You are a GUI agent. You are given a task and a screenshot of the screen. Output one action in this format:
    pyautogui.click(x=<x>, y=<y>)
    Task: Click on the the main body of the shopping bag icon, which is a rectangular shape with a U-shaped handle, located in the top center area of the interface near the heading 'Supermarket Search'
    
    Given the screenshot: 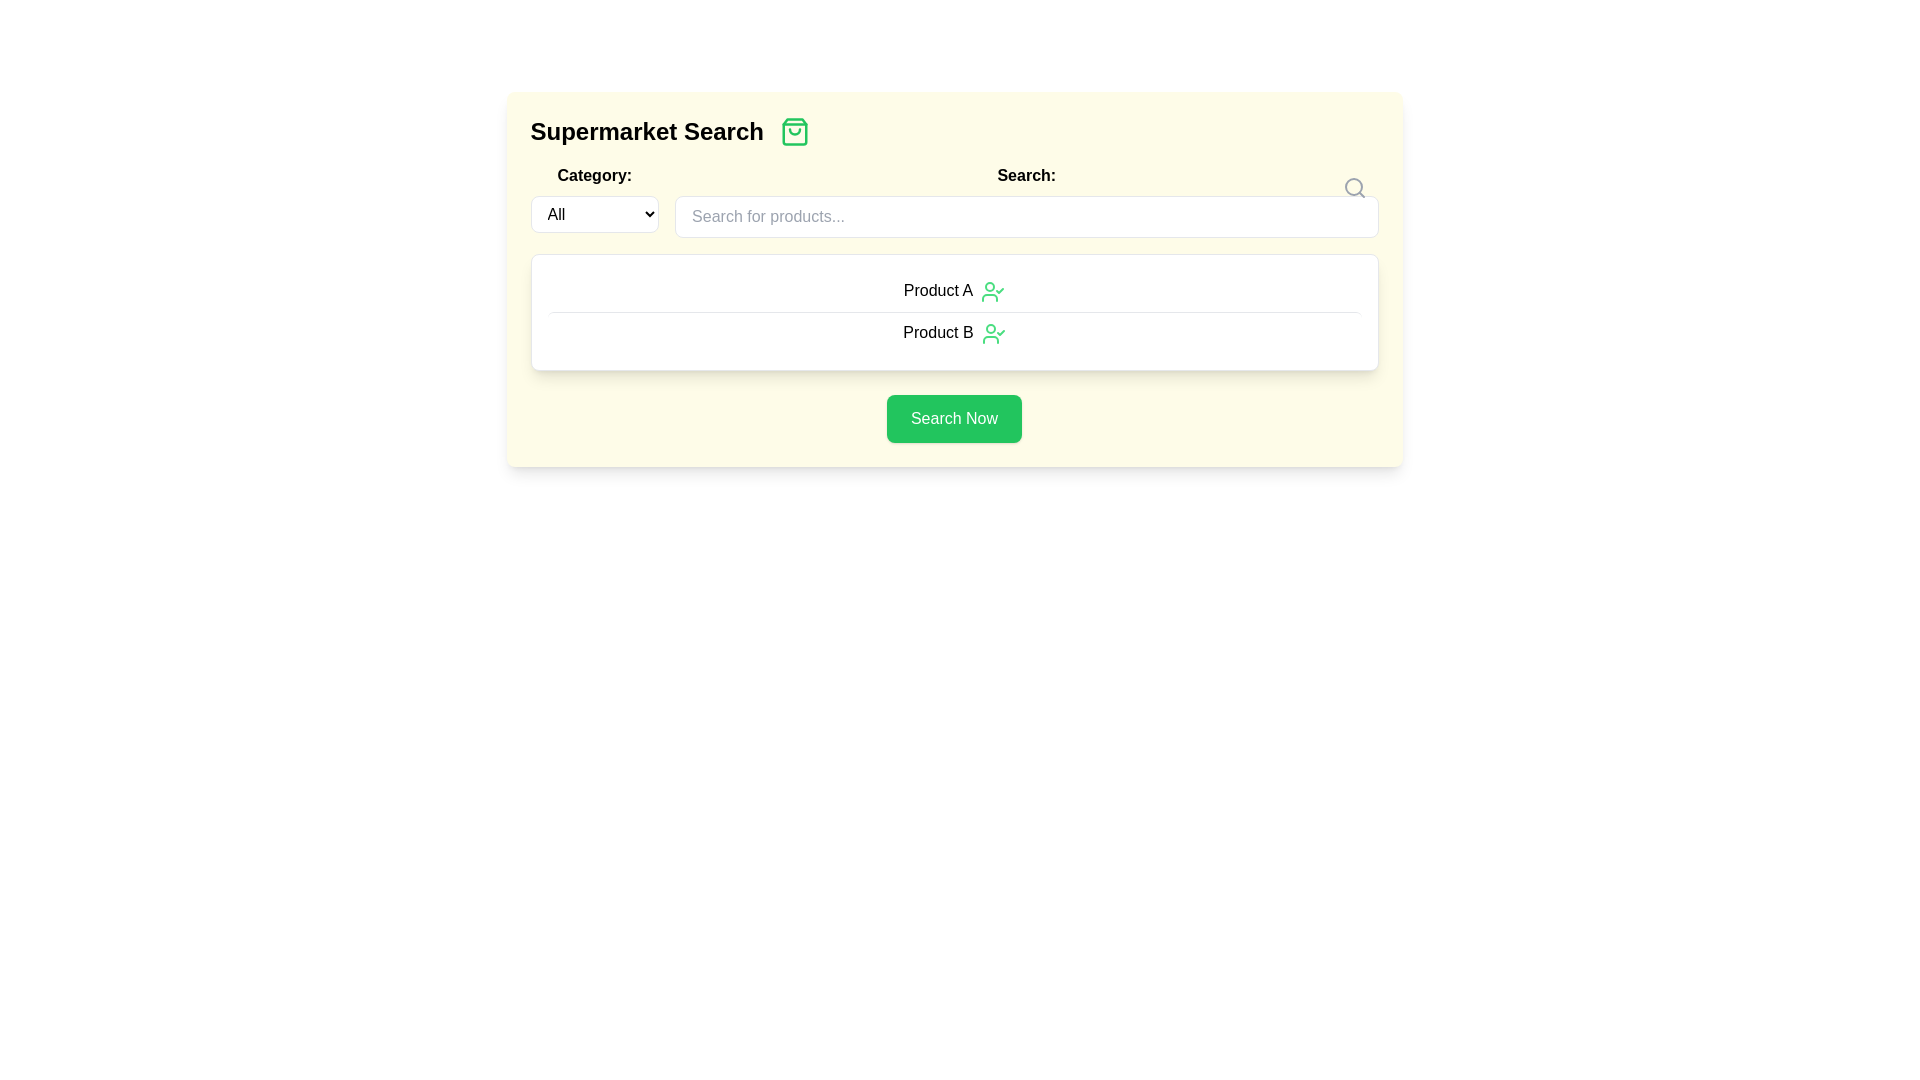 What is the action you would take?
    pyautogui.click(x=793, y=131)
    